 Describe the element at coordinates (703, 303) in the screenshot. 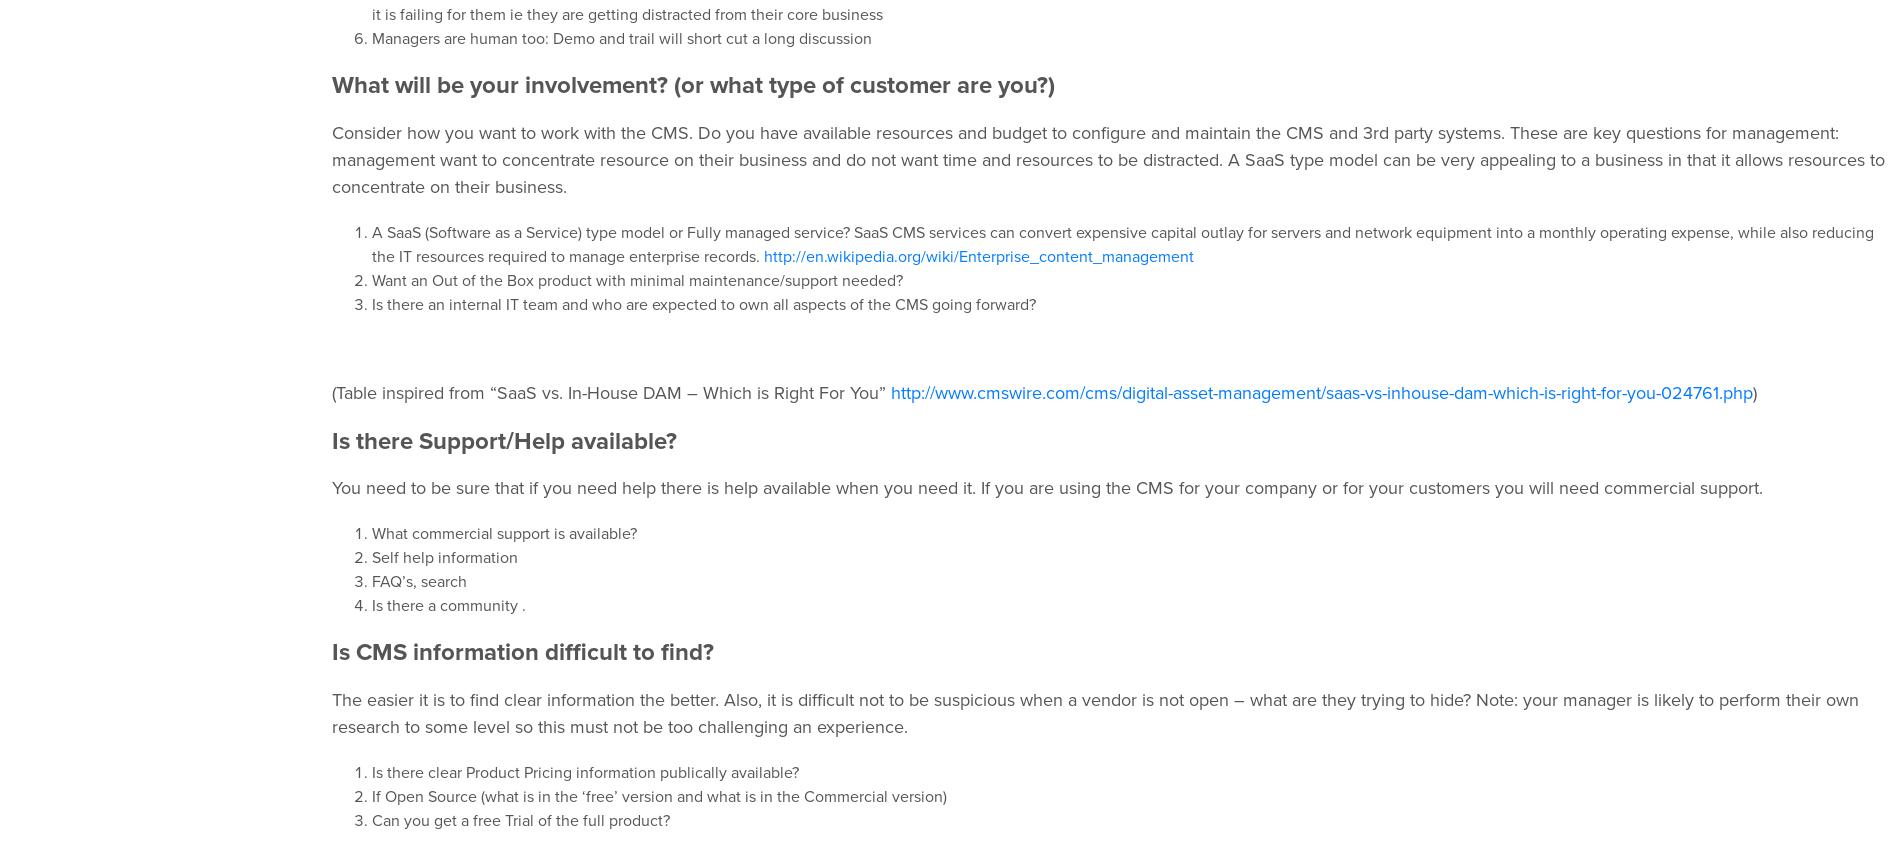

I see `'Is there an internal IT team and who are expected to own all aspects of the CMS going forward?'` at that location.